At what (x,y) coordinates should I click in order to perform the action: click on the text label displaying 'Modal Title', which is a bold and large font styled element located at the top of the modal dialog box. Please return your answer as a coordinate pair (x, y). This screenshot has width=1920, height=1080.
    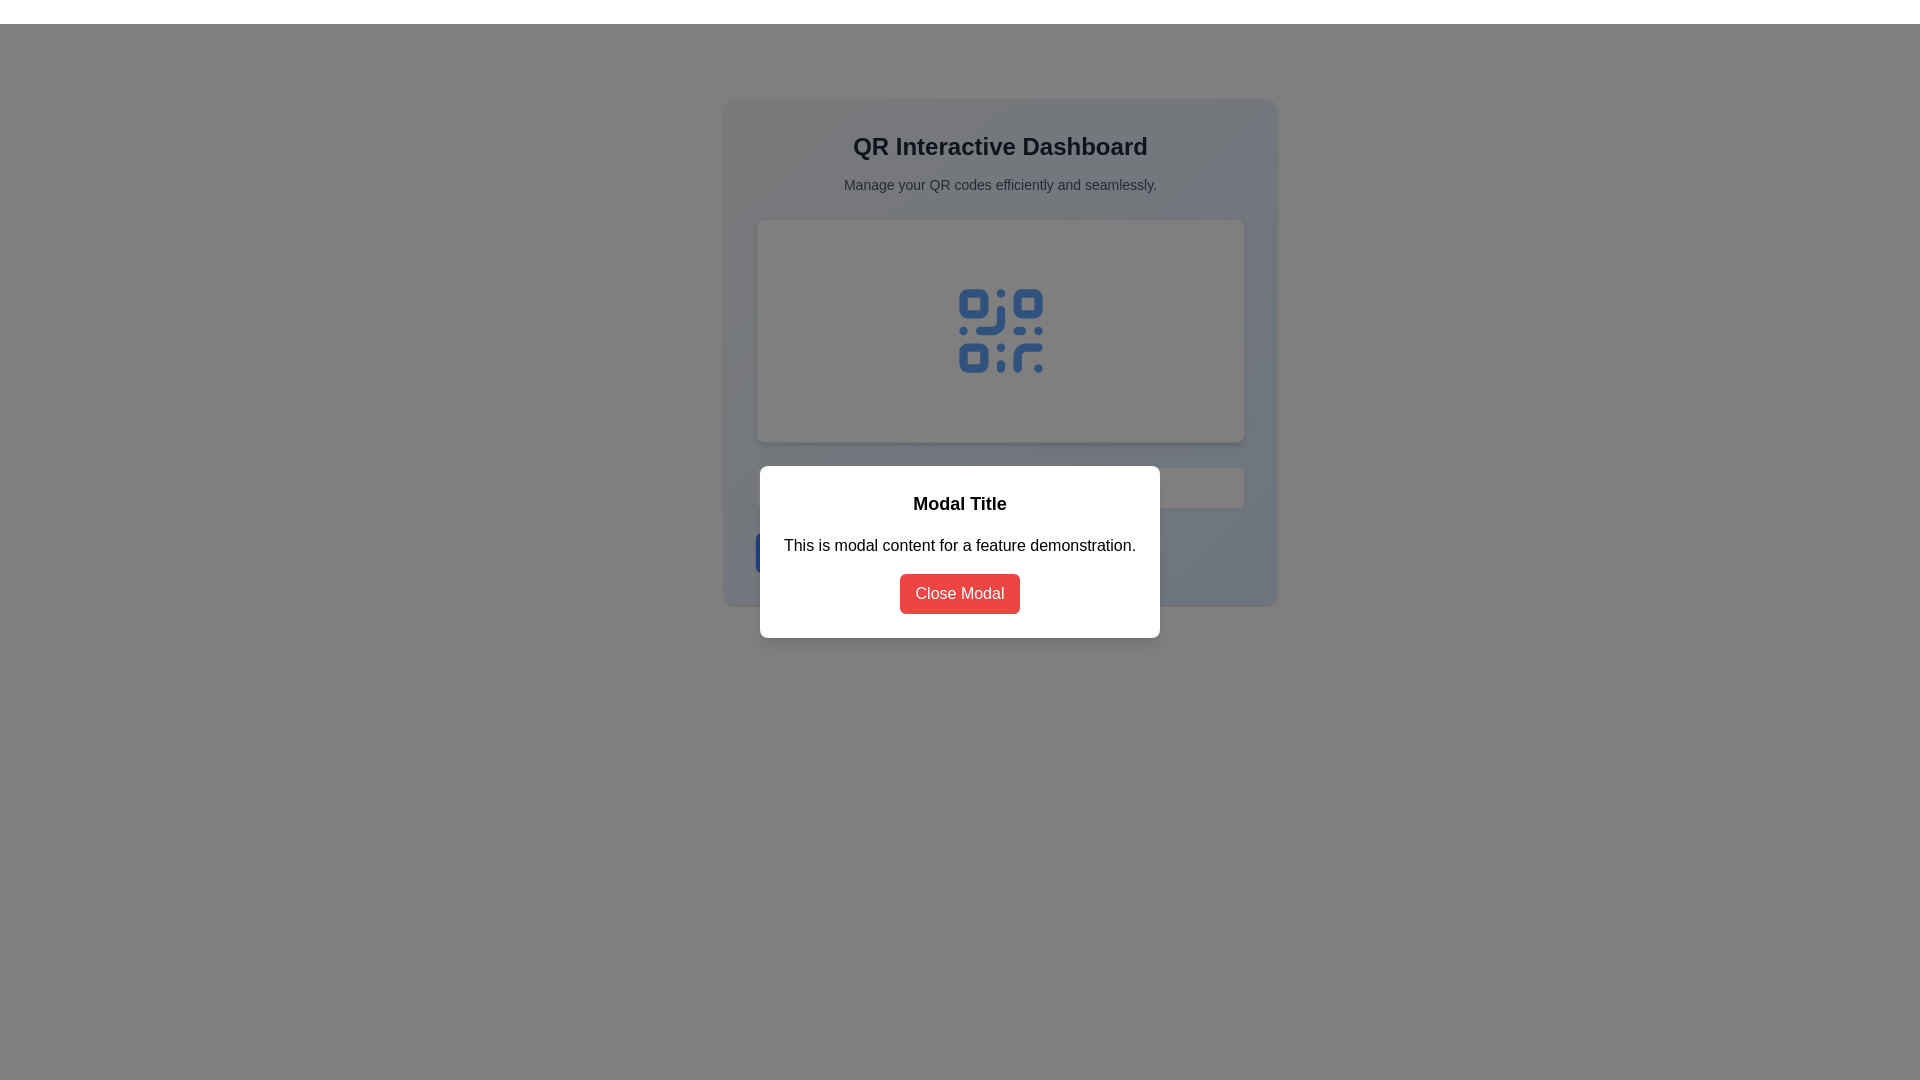
    Looking at the image, I should click on (960, 503).